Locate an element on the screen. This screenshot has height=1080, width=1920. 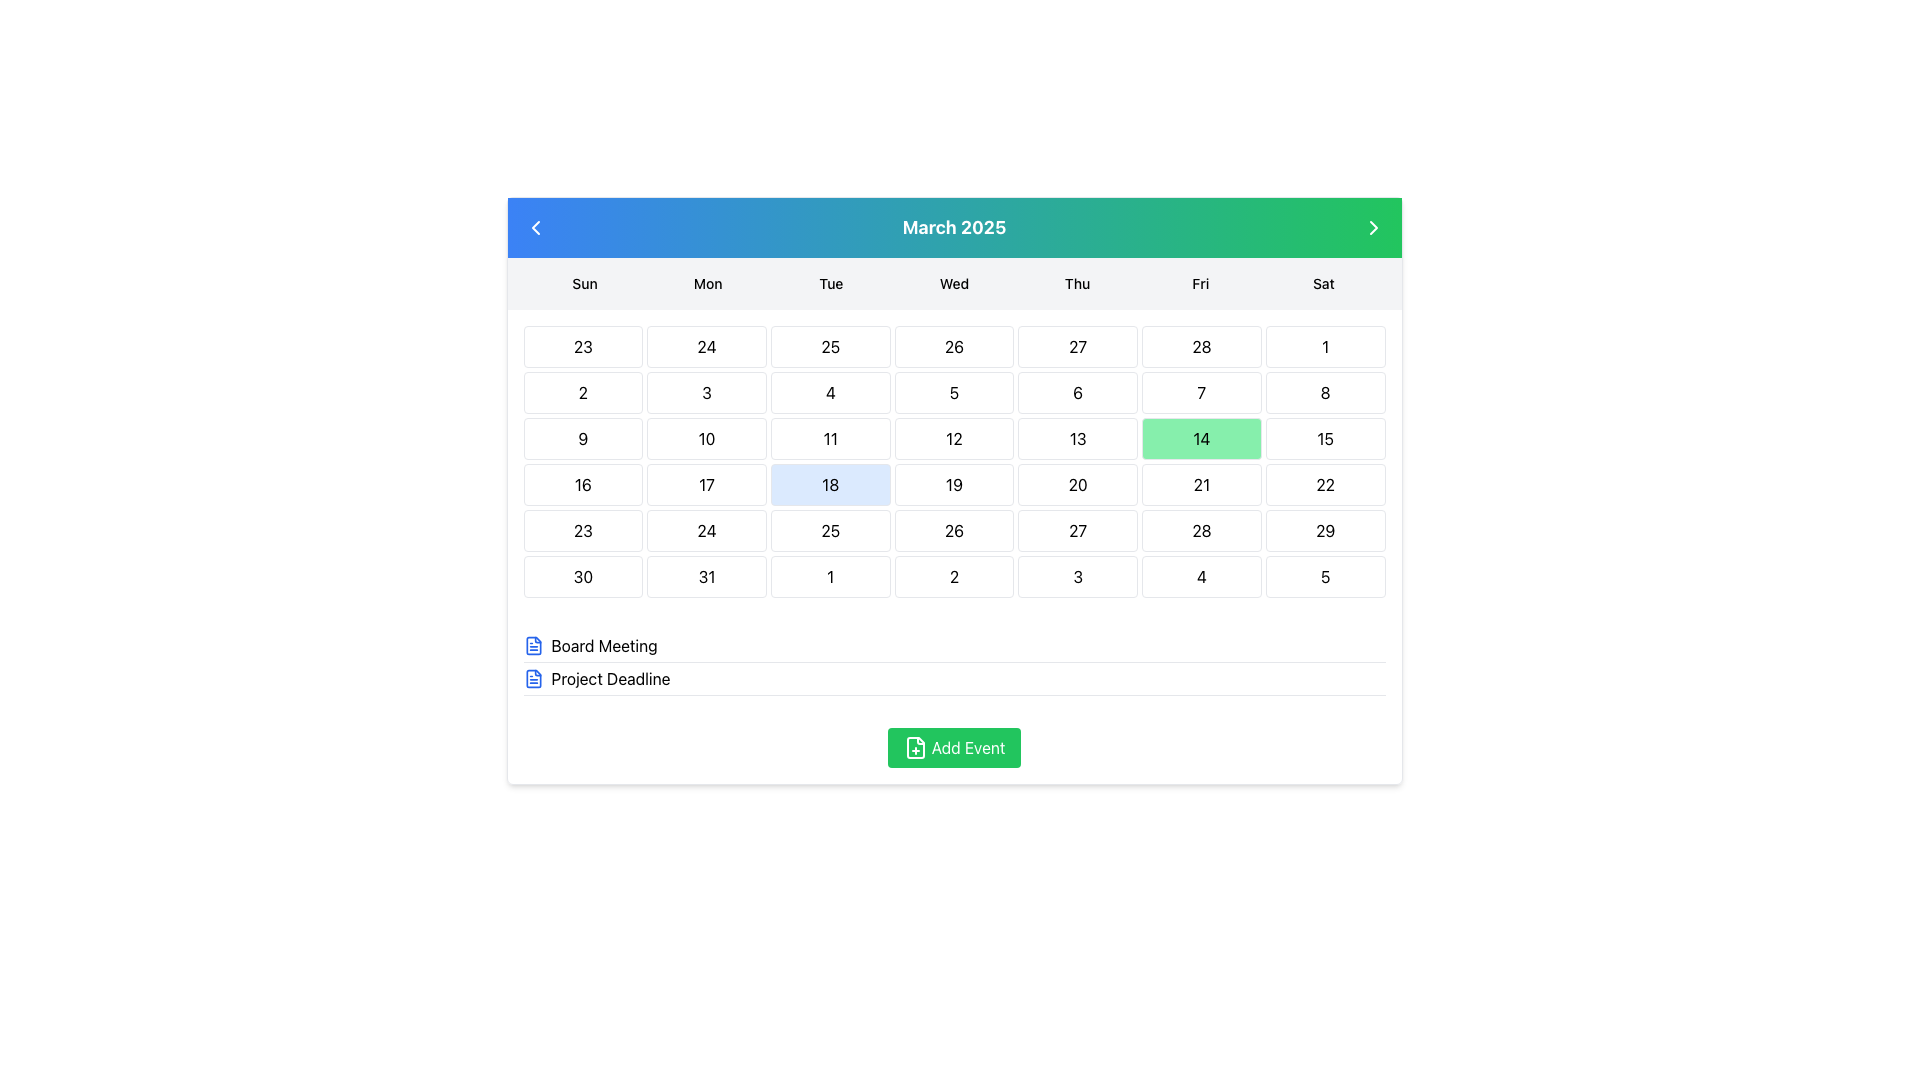
the calendar date cell representing the date '4' is located at coordinates (1200, 577).